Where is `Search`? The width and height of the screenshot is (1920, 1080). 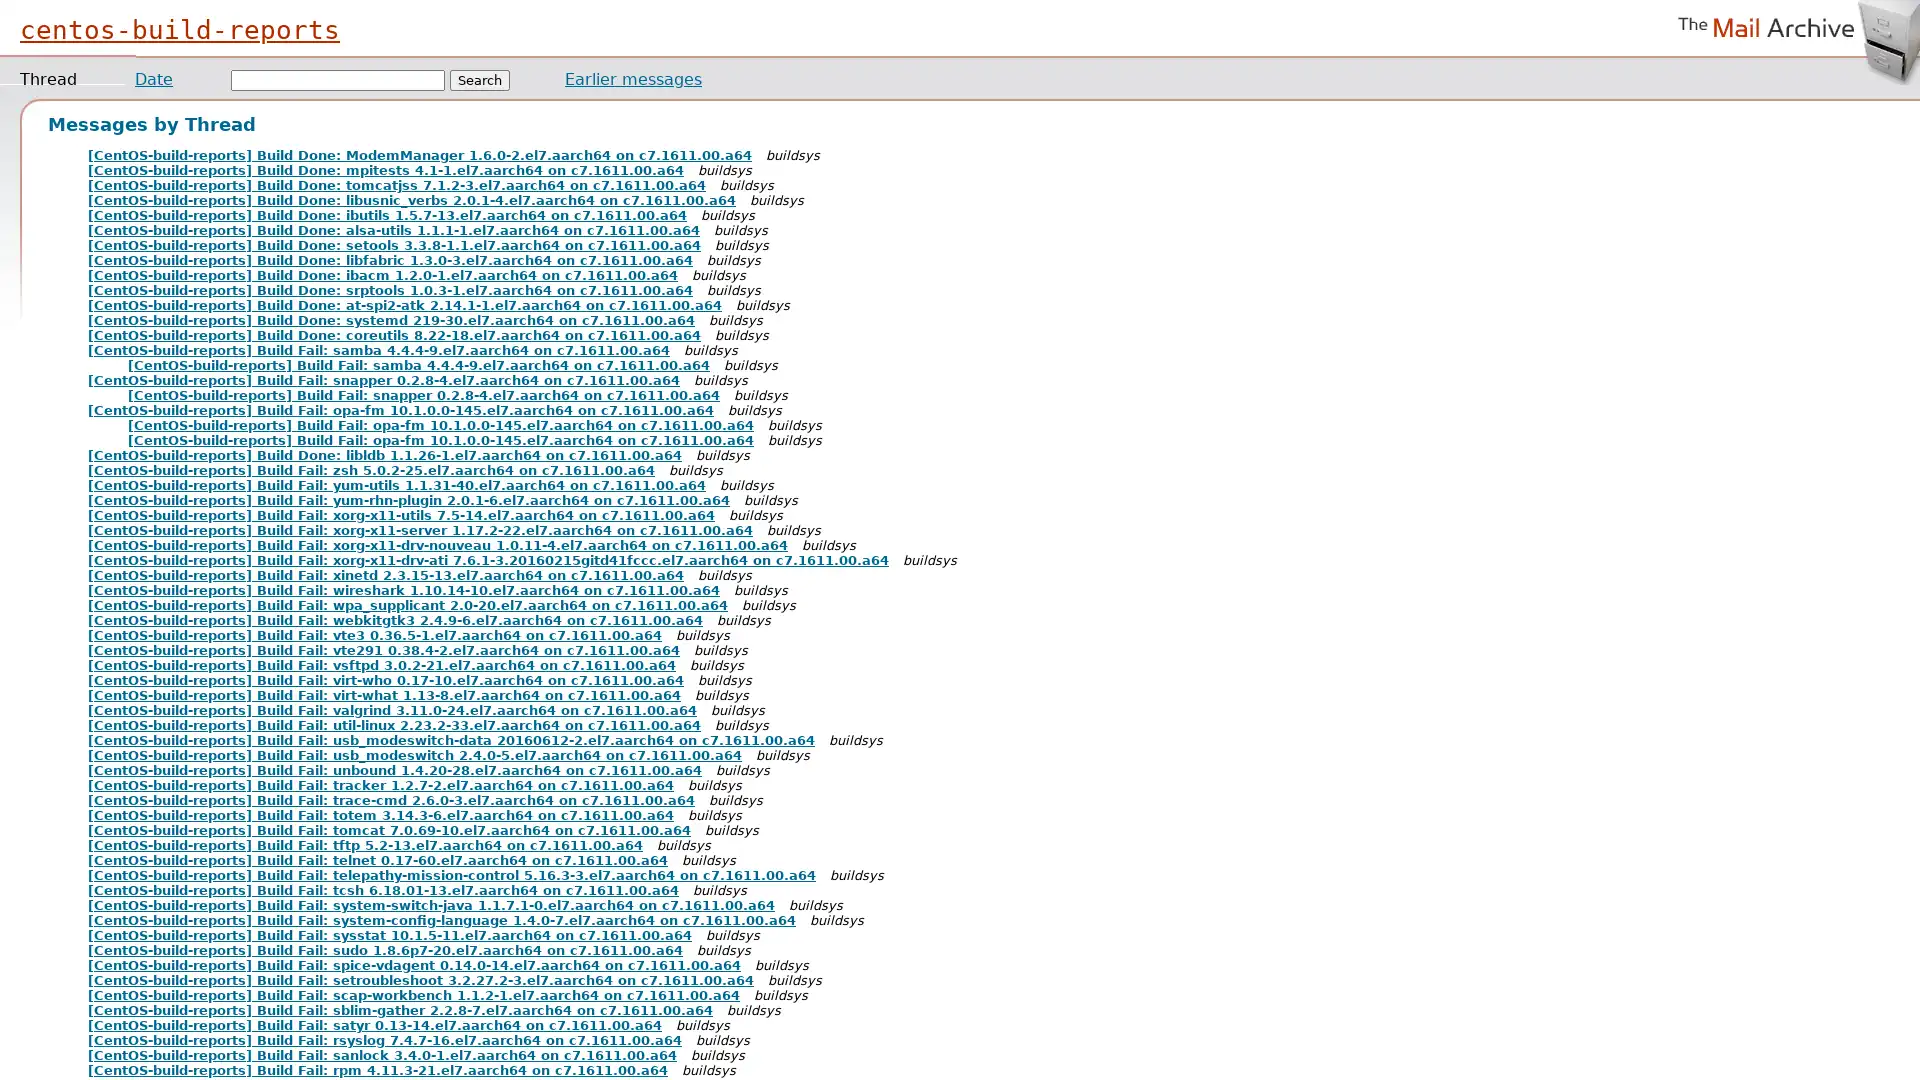 Search is located at coordinates (480, 79).